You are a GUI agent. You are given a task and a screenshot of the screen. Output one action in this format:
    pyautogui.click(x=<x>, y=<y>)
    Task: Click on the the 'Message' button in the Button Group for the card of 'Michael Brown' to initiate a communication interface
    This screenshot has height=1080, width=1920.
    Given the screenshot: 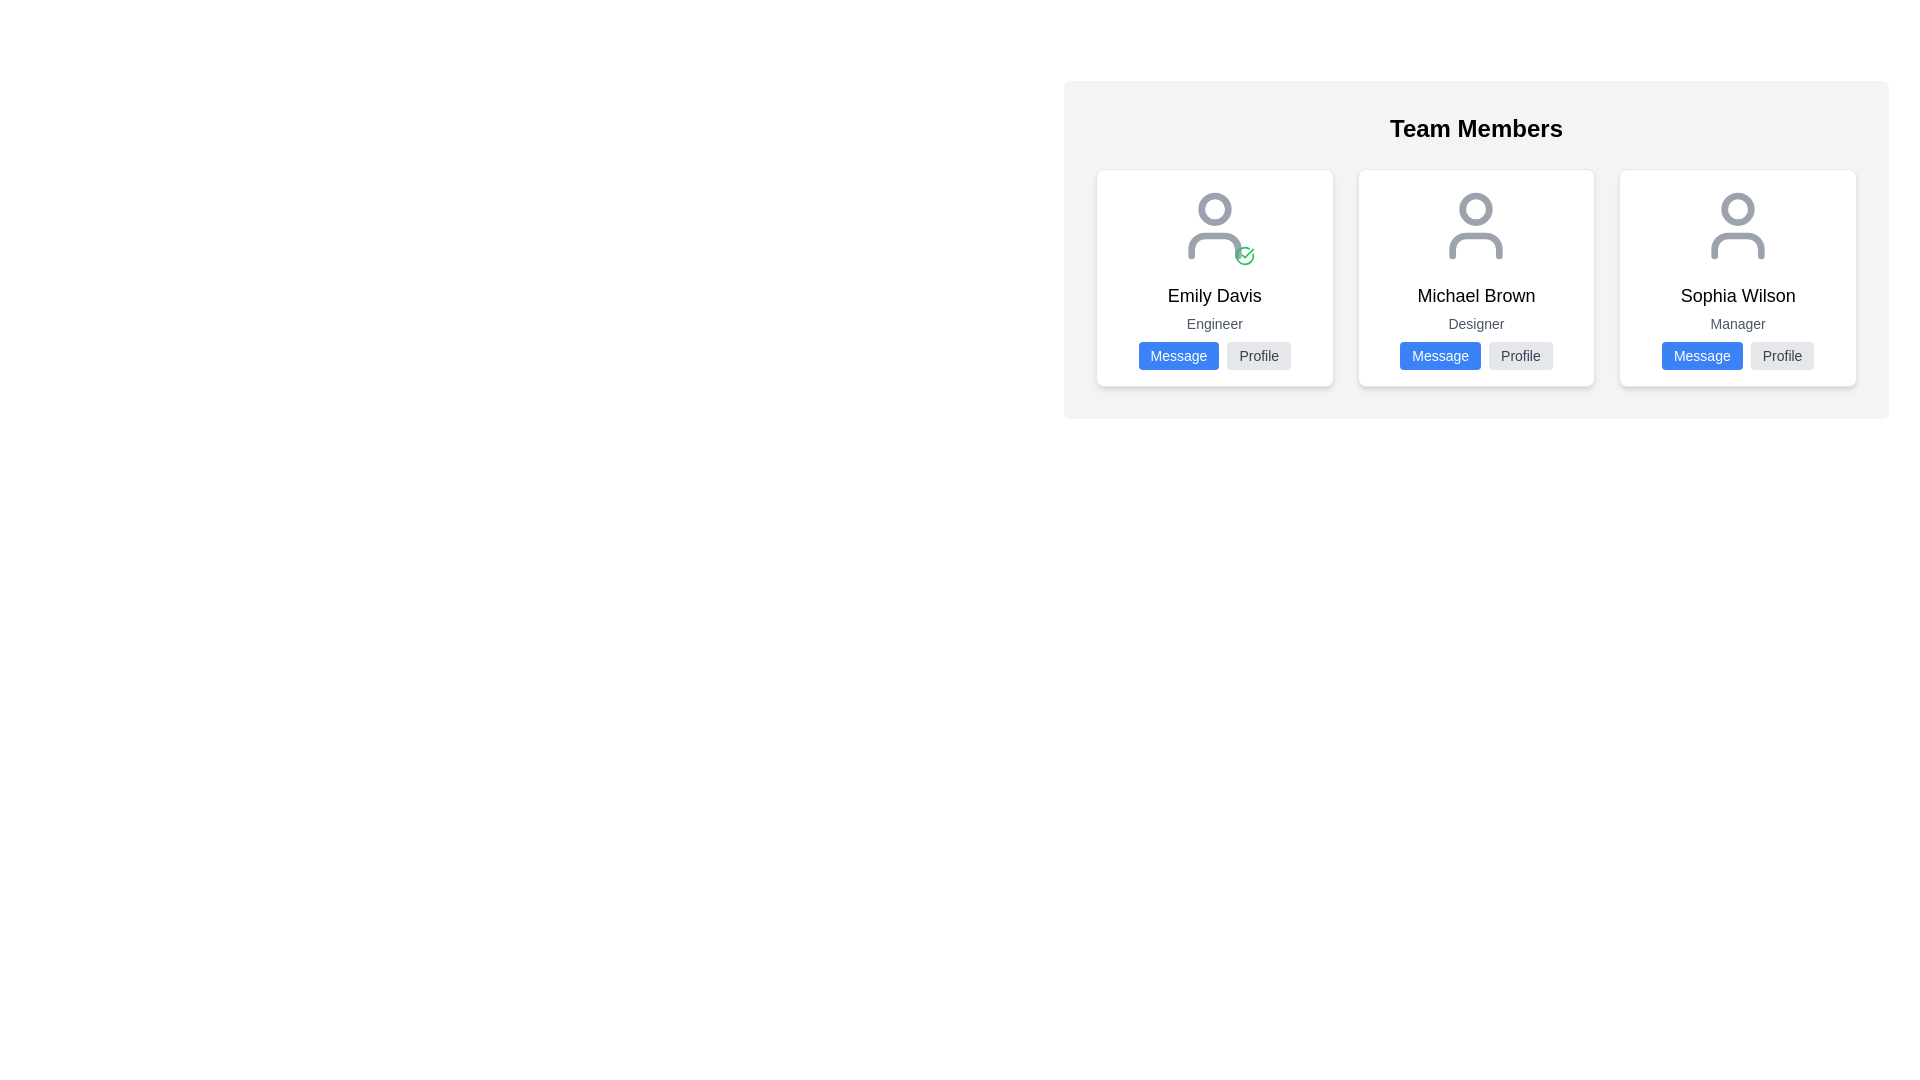 What is the action you would take?
    pyautogui.click(x=1476, y=354)
    